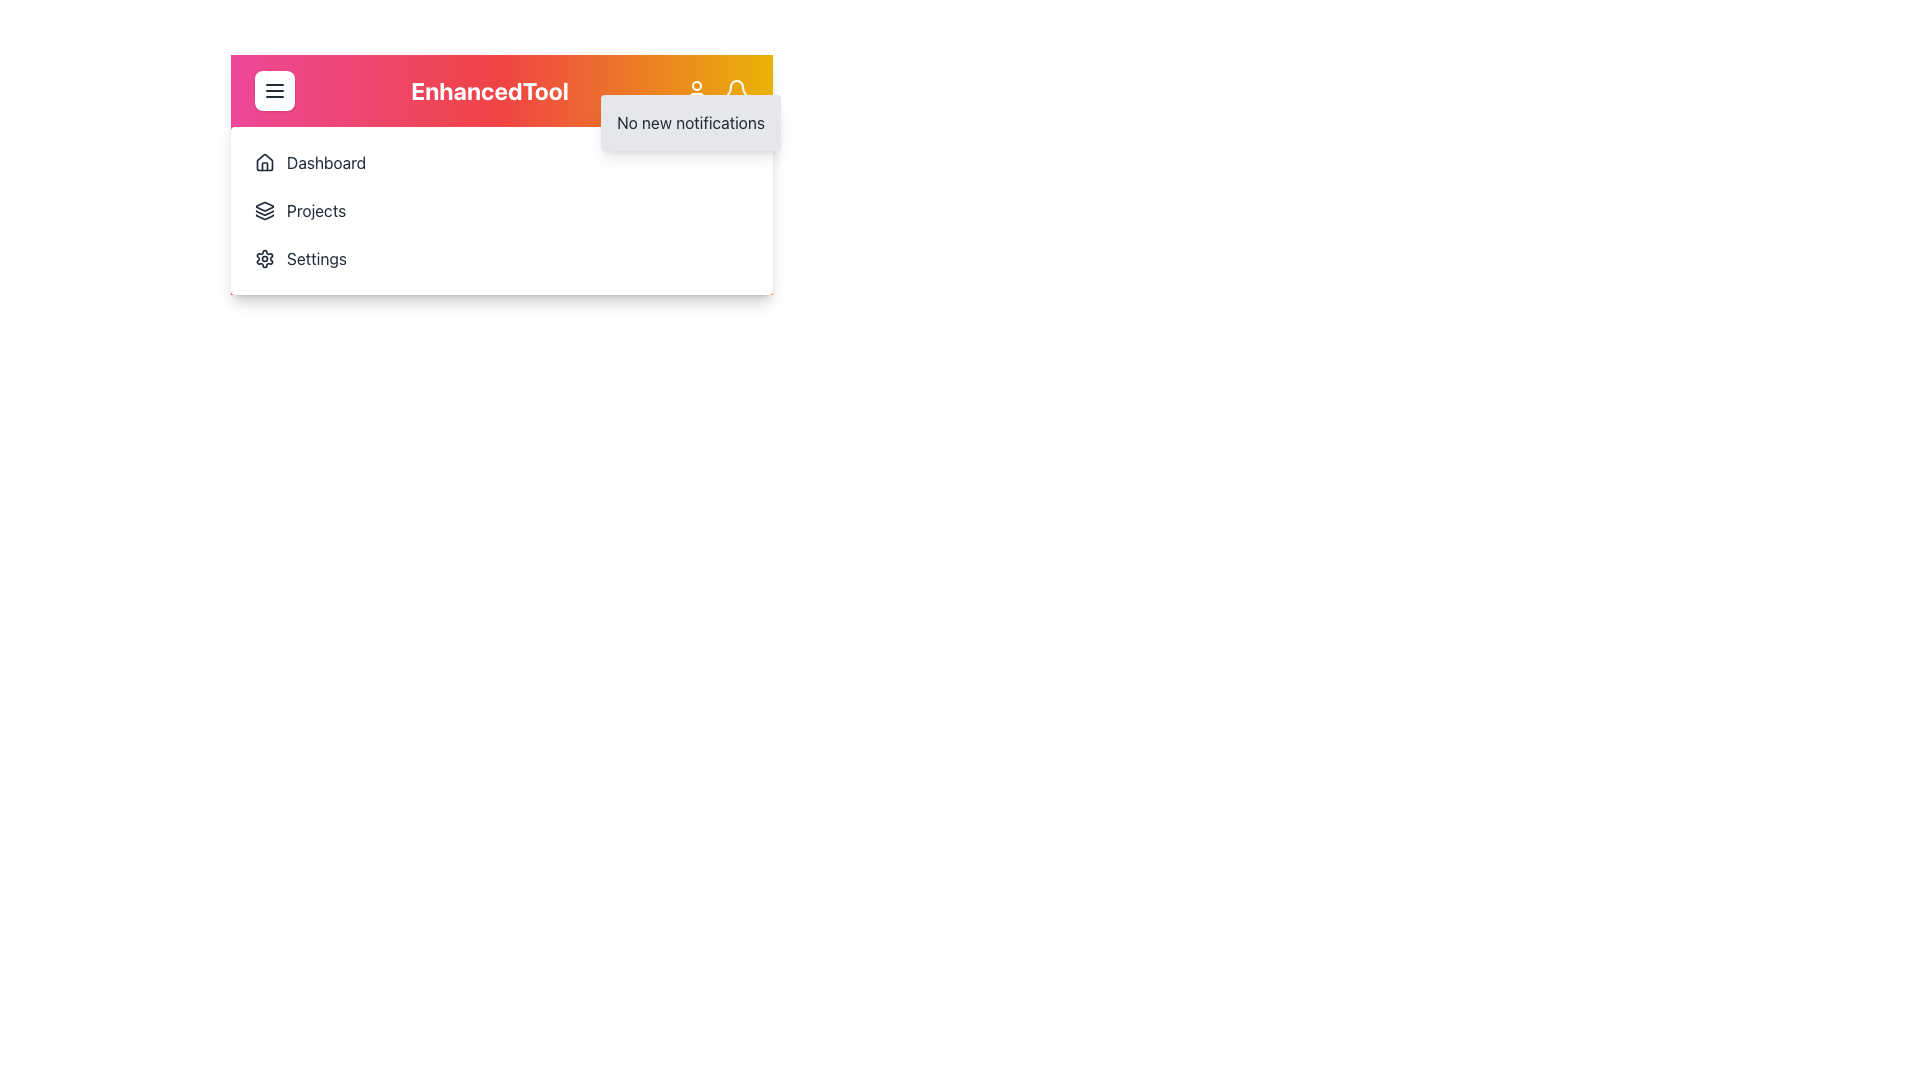  I want to click on the house icon that is located to the left of the 'Dashboard' text, which is styled with a simplified outline design and presented in black strokes, so click(263, 161).